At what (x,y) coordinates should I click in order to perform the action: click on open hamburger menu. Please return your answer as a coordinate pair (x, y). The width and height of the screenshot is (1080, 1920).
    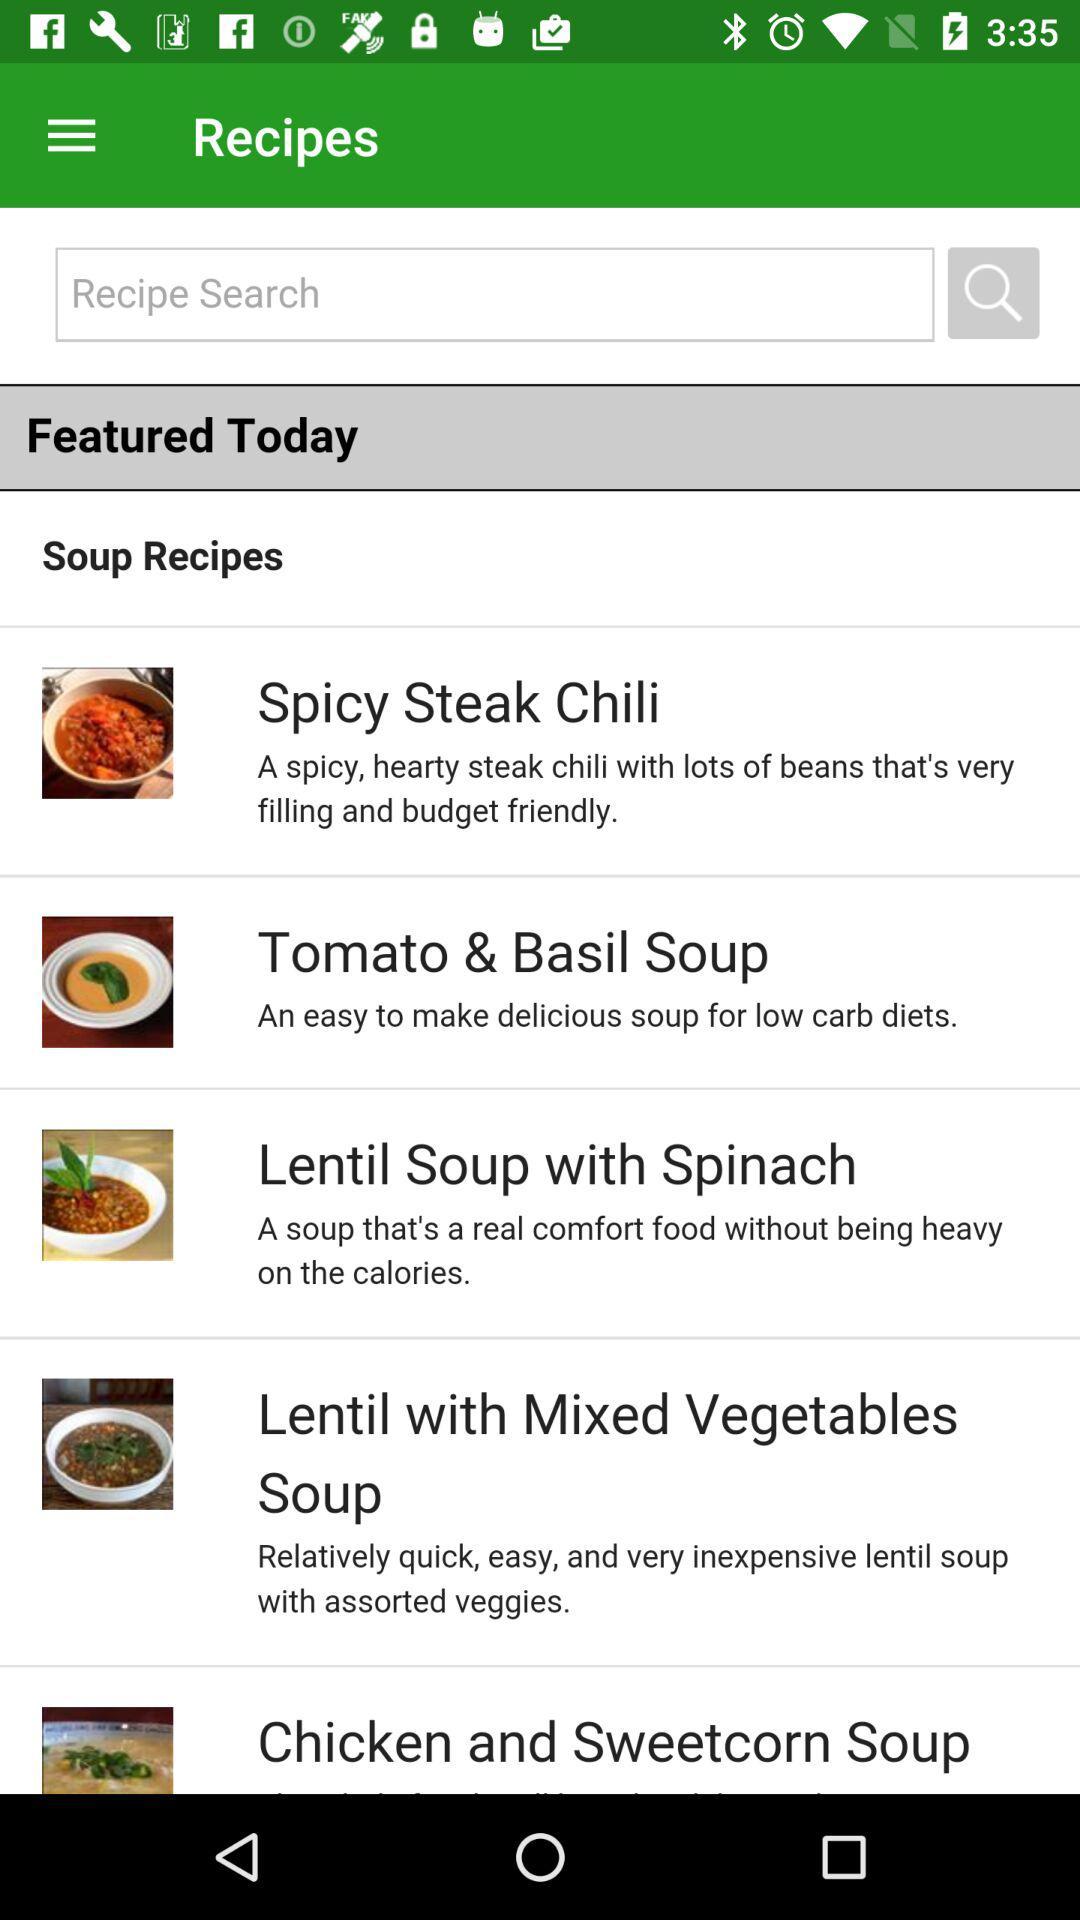
    Looking at the image, I should click on (63, 134).